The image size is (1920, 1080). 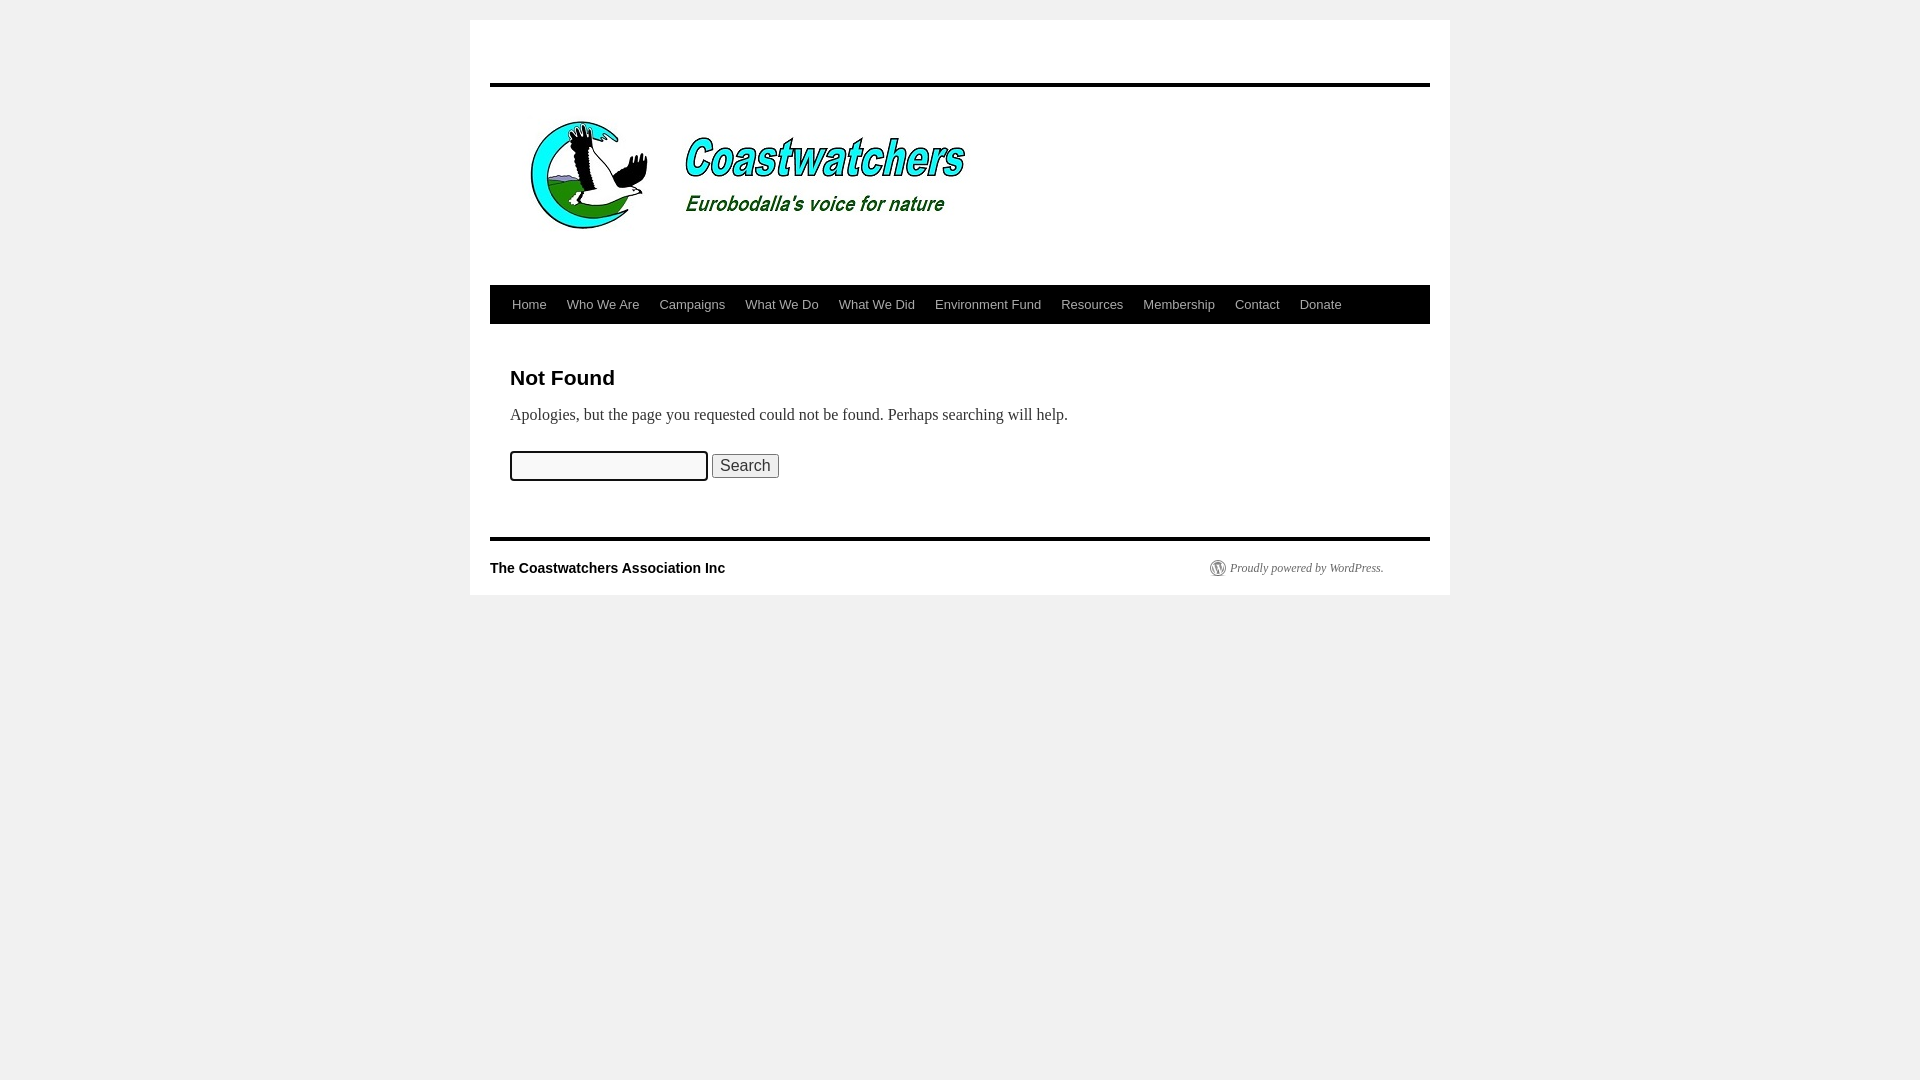 I want to click on 'Environment Fund', so click(x=988, y=304).